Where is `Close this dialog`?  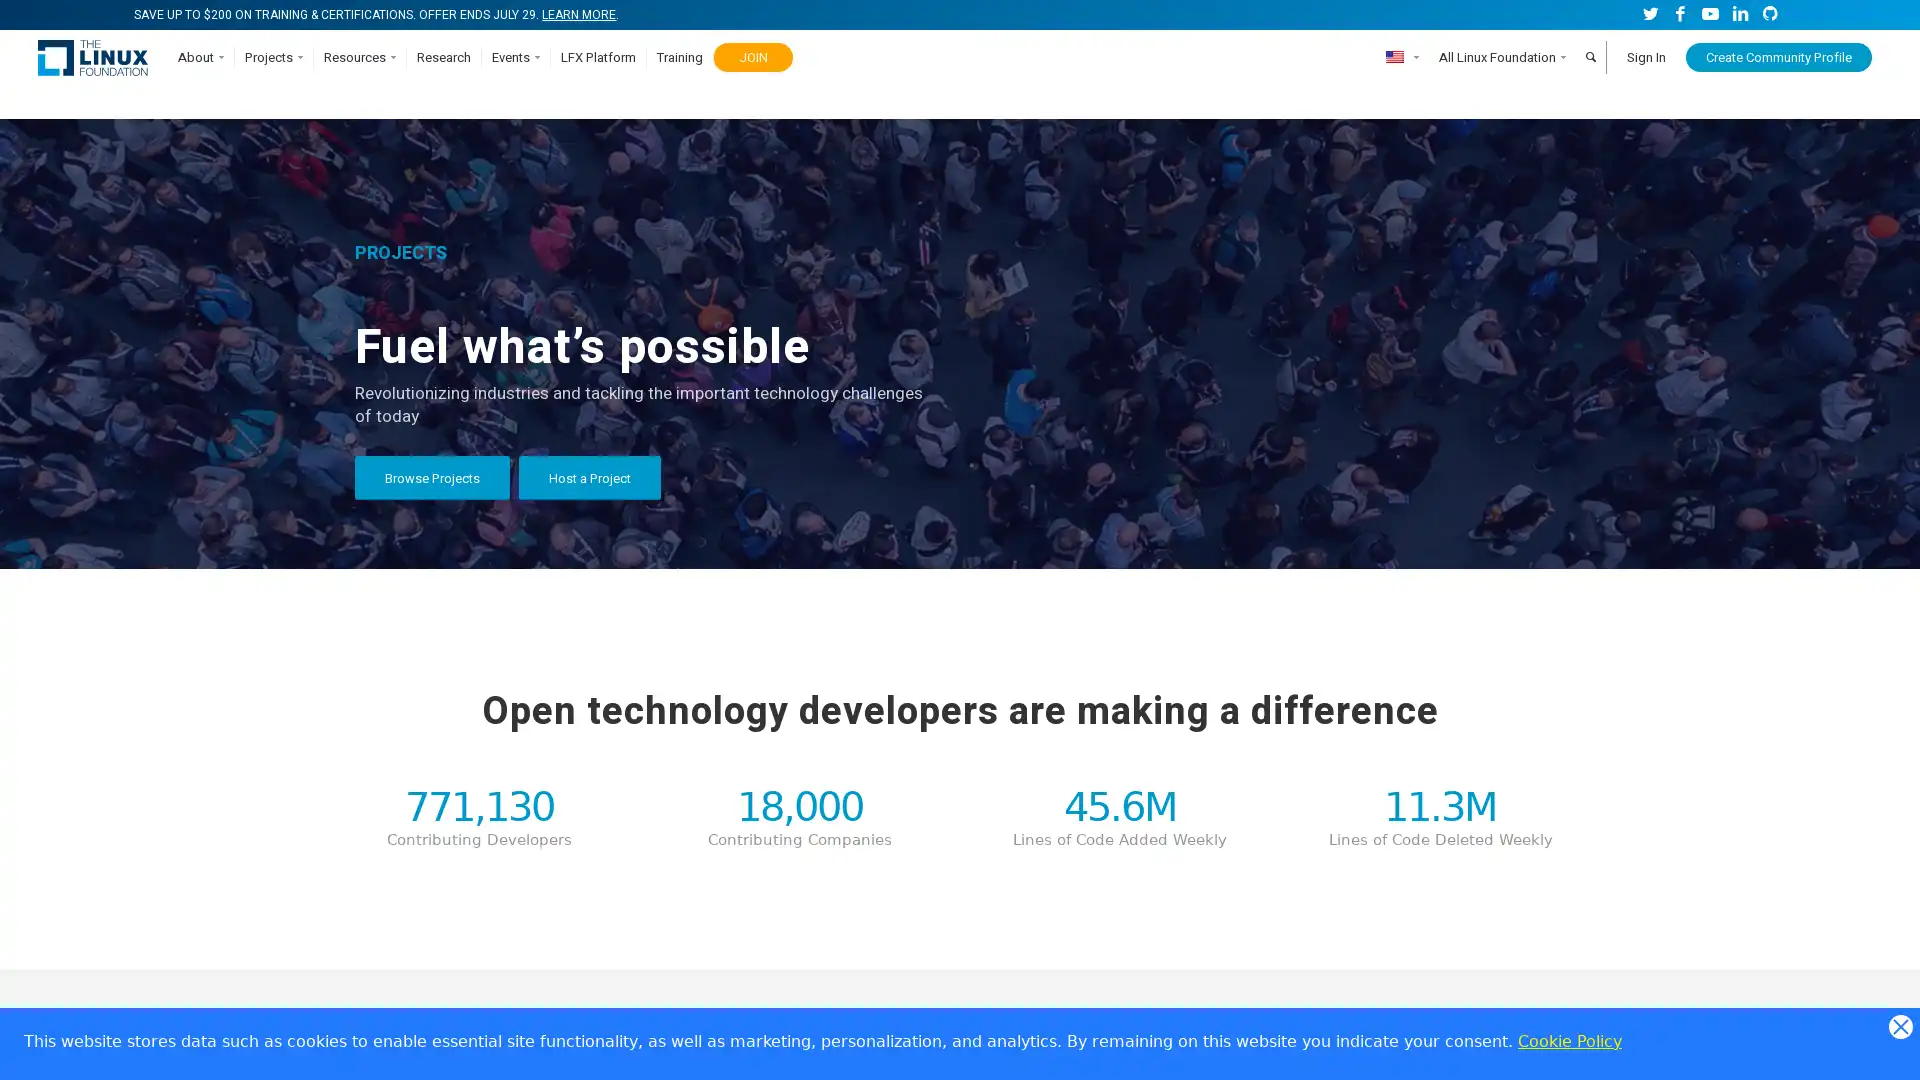 Close this dialog is located at coordinates (1899, 1026).